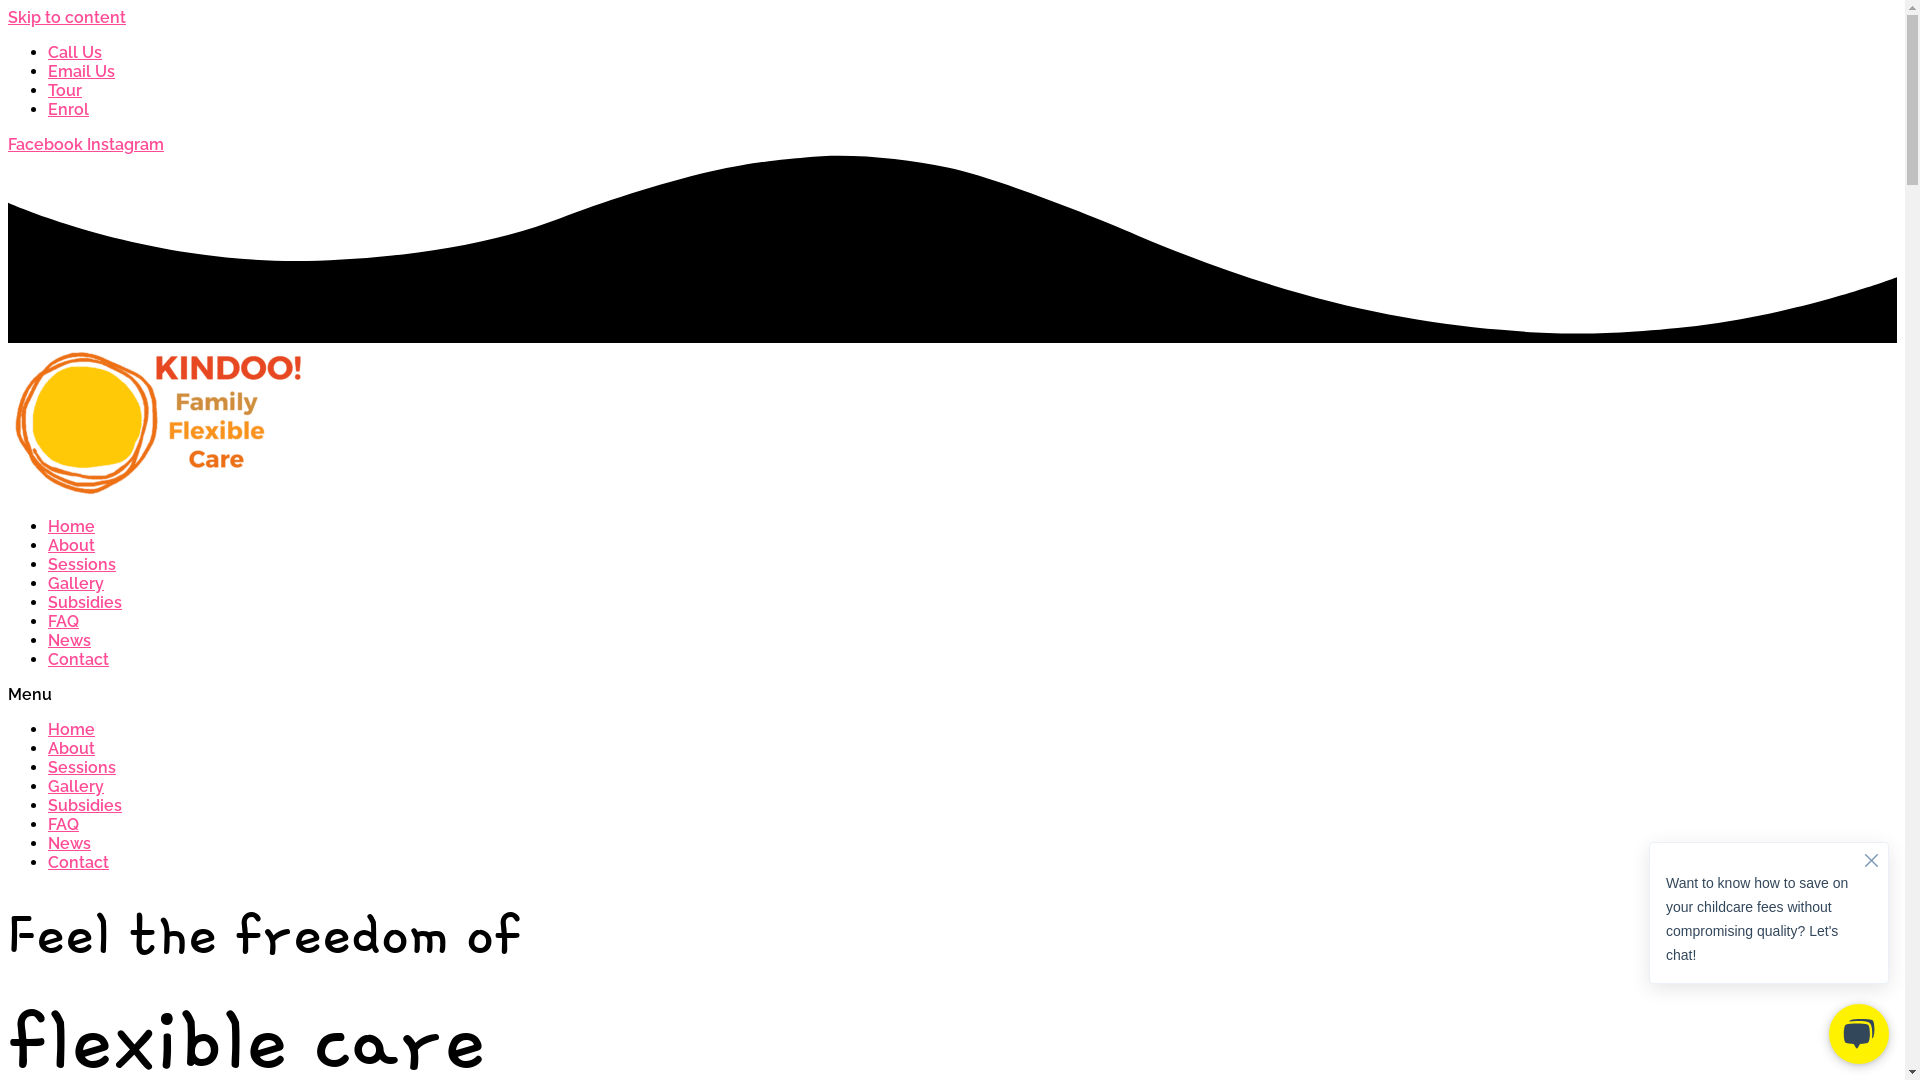  What do you see at coordinates (69, 640) in the screenshot?
I see `'News'` at bounding box center [69, 640].